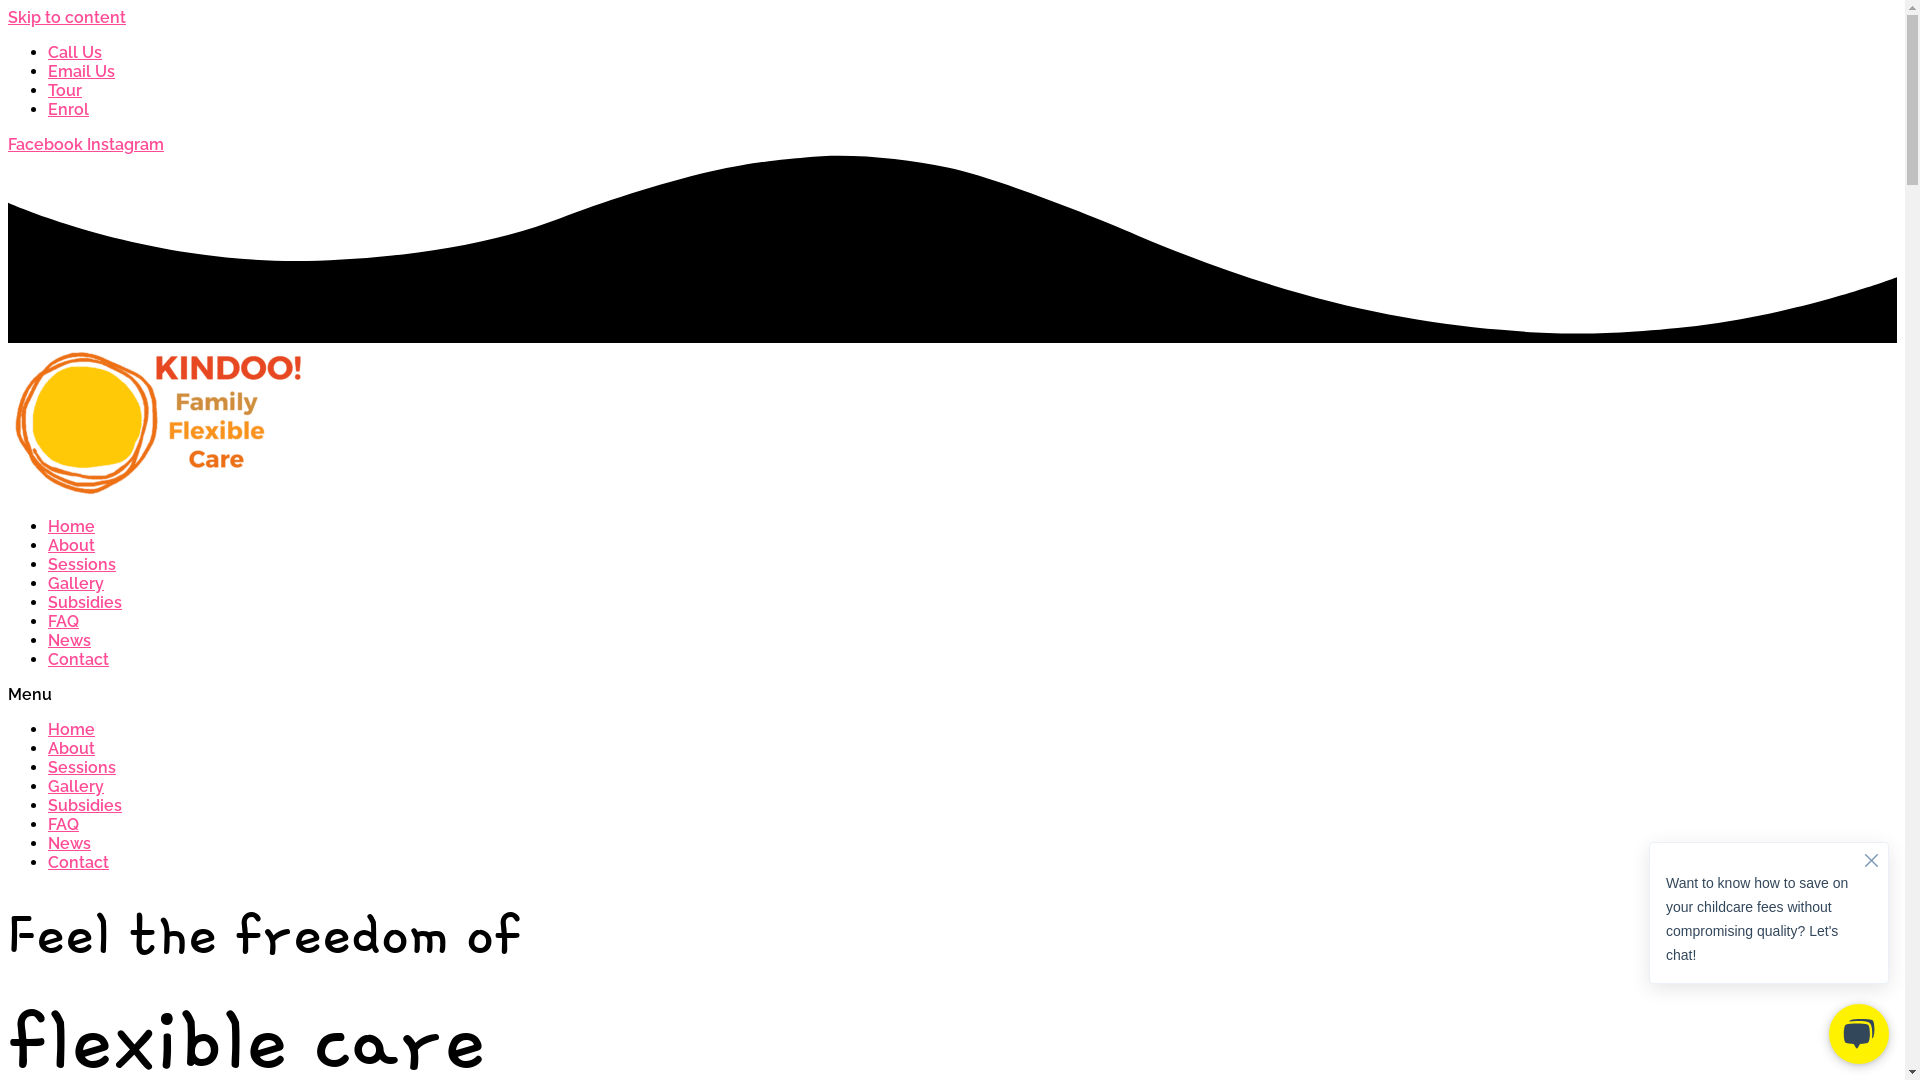  What do you see at coordinates (69, 640) in the screenshot?
I see `'News'` at bounding box center [69, 640].